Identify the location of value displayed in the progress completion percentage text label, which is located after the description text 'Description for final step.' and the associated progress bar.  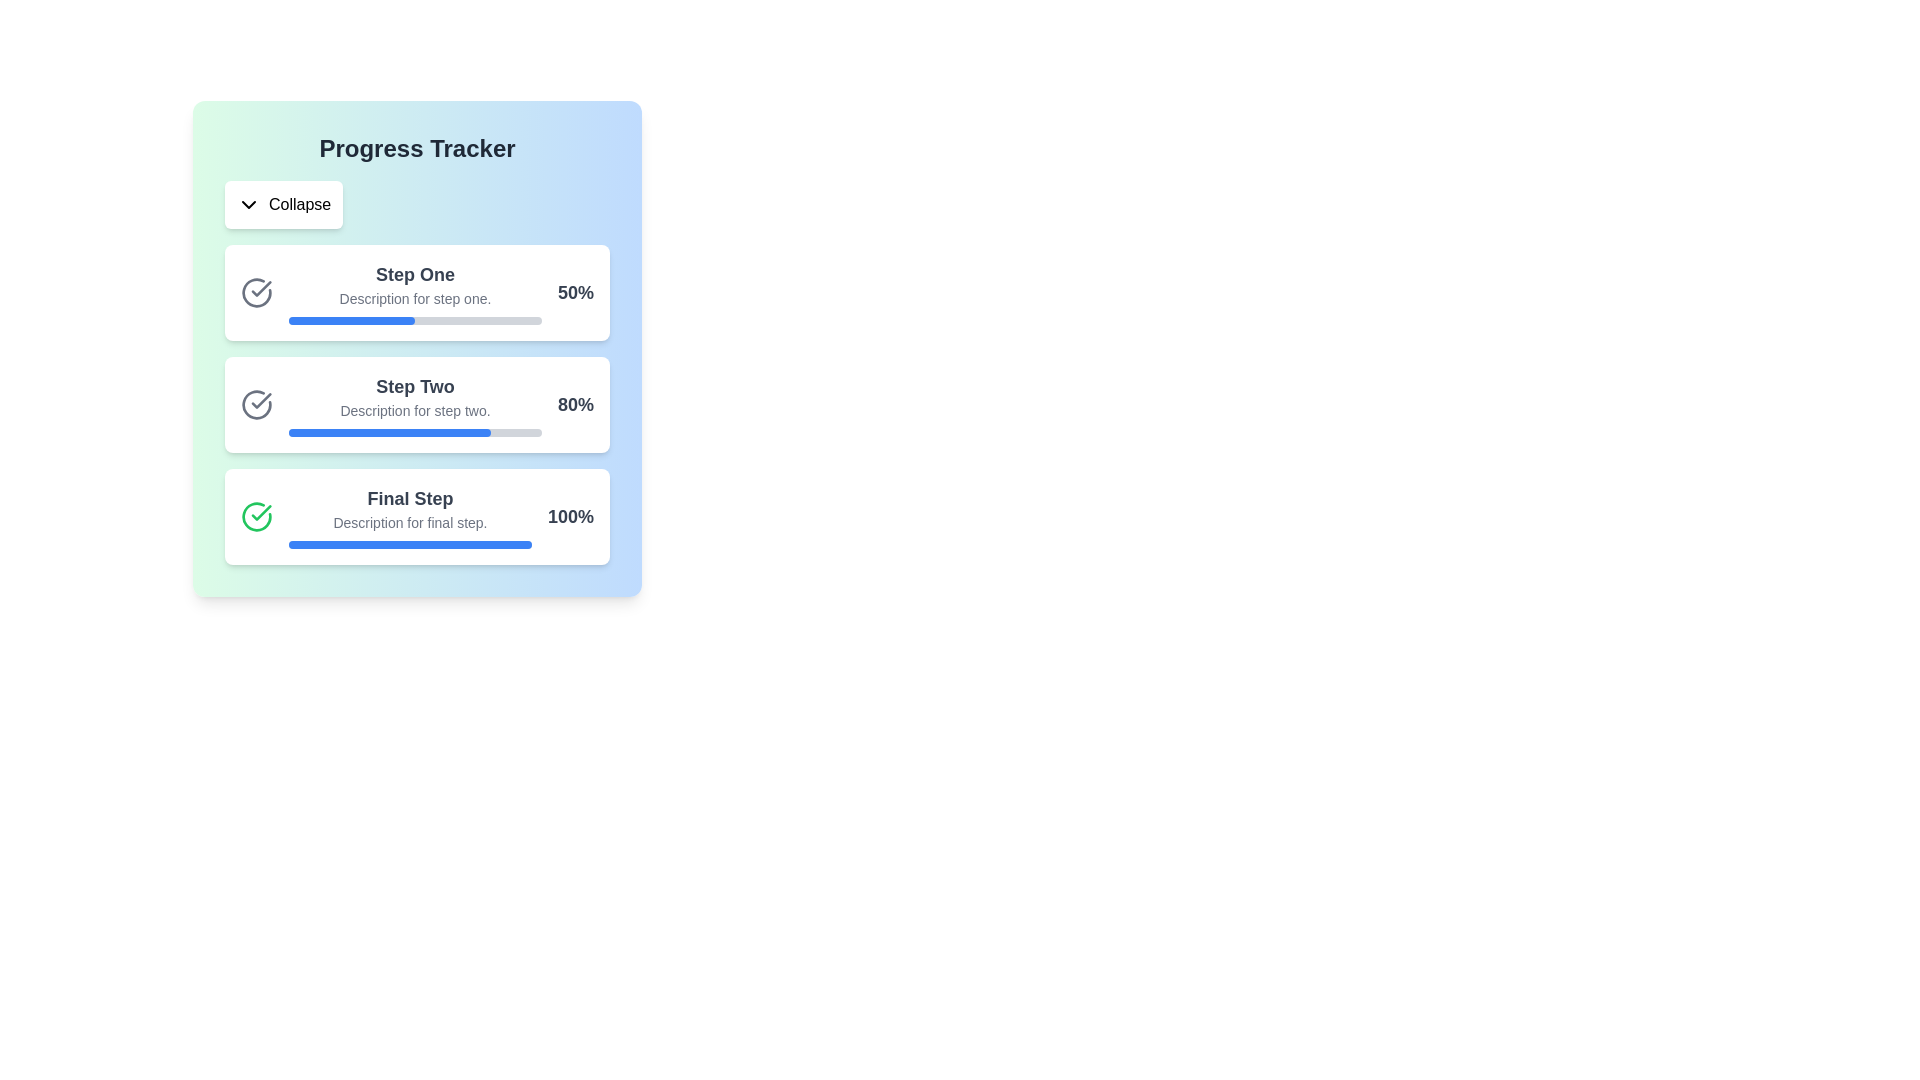
(570, 515).